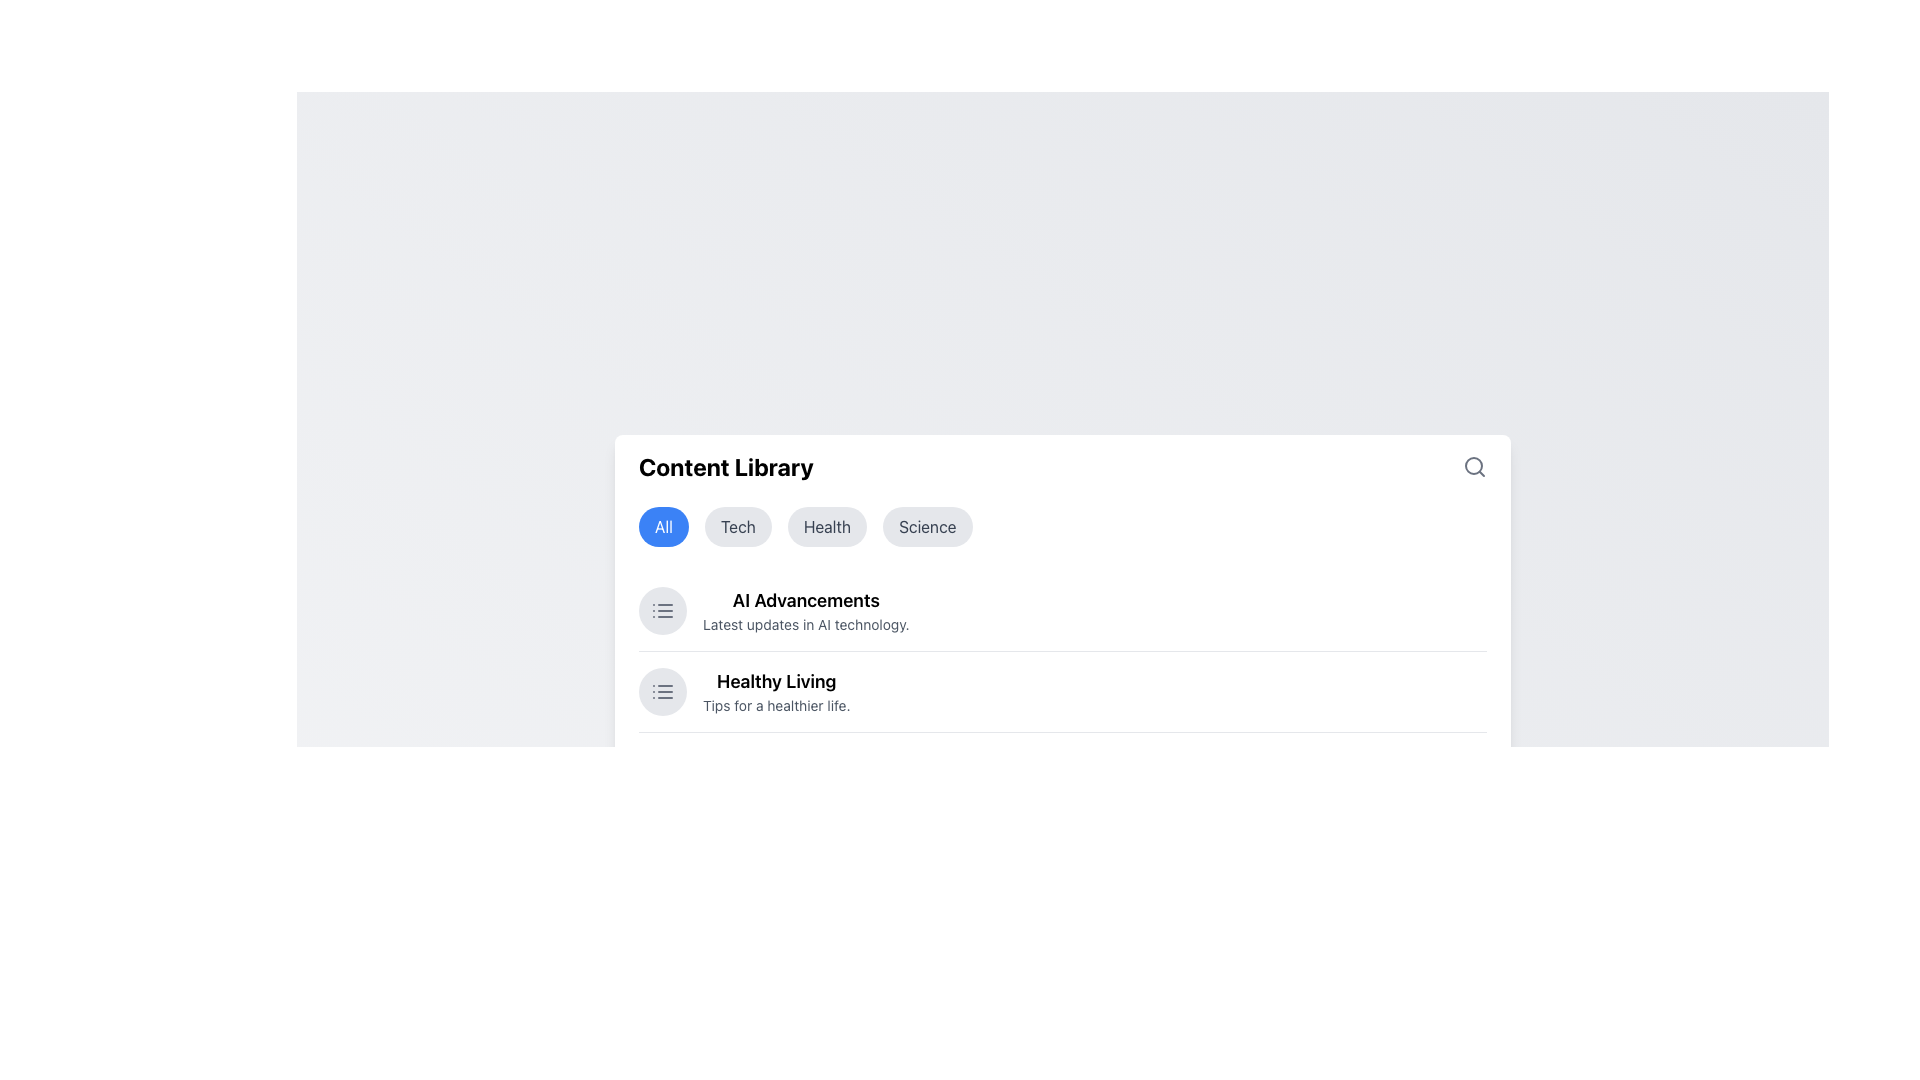 Image resolution: width=1920 pixels, height=1080 pixels. What do you see at coordinates (663, 526) in the screenshot?
I see `the first button labeled 'All' located beneath the title 'Content Library'` at bounding box center [663, 526].